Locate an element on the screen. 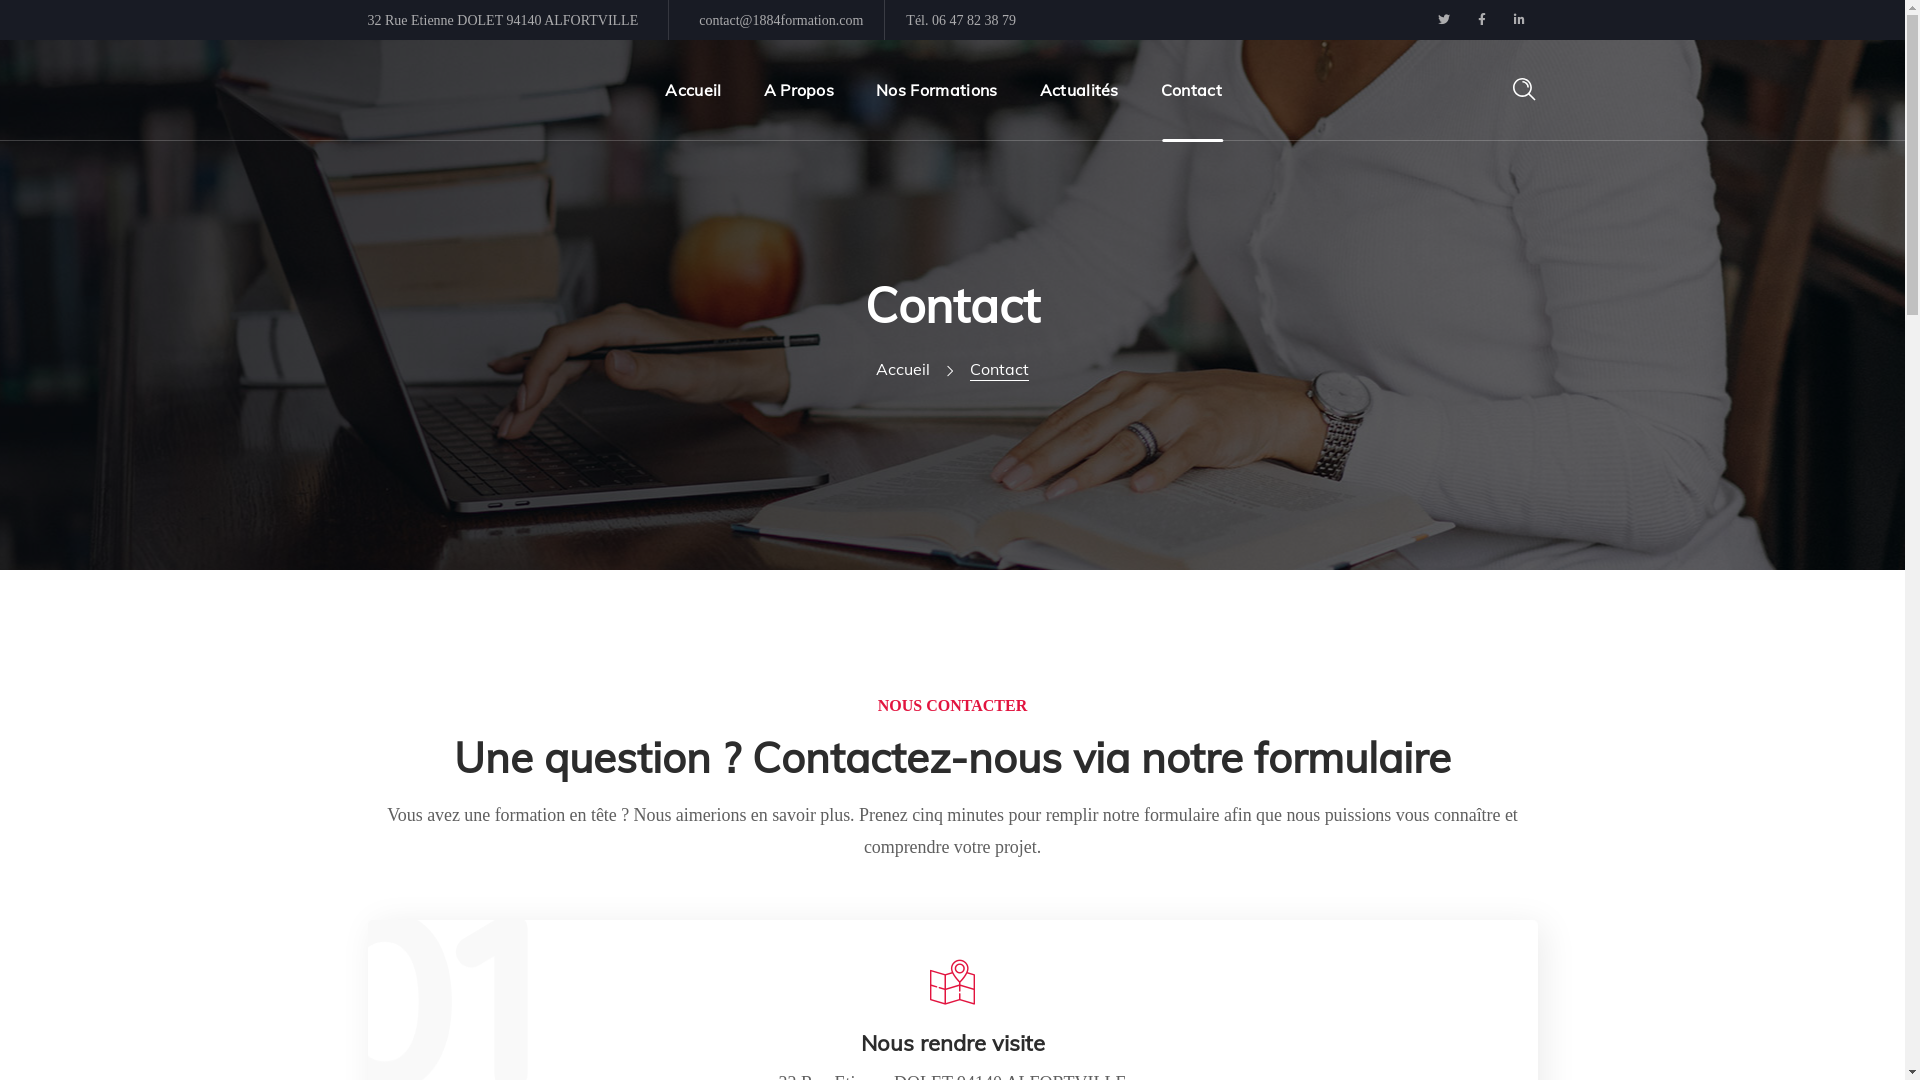 The image size is (1920, 1080). 'Contact' is located at coordinates (1191, 88).